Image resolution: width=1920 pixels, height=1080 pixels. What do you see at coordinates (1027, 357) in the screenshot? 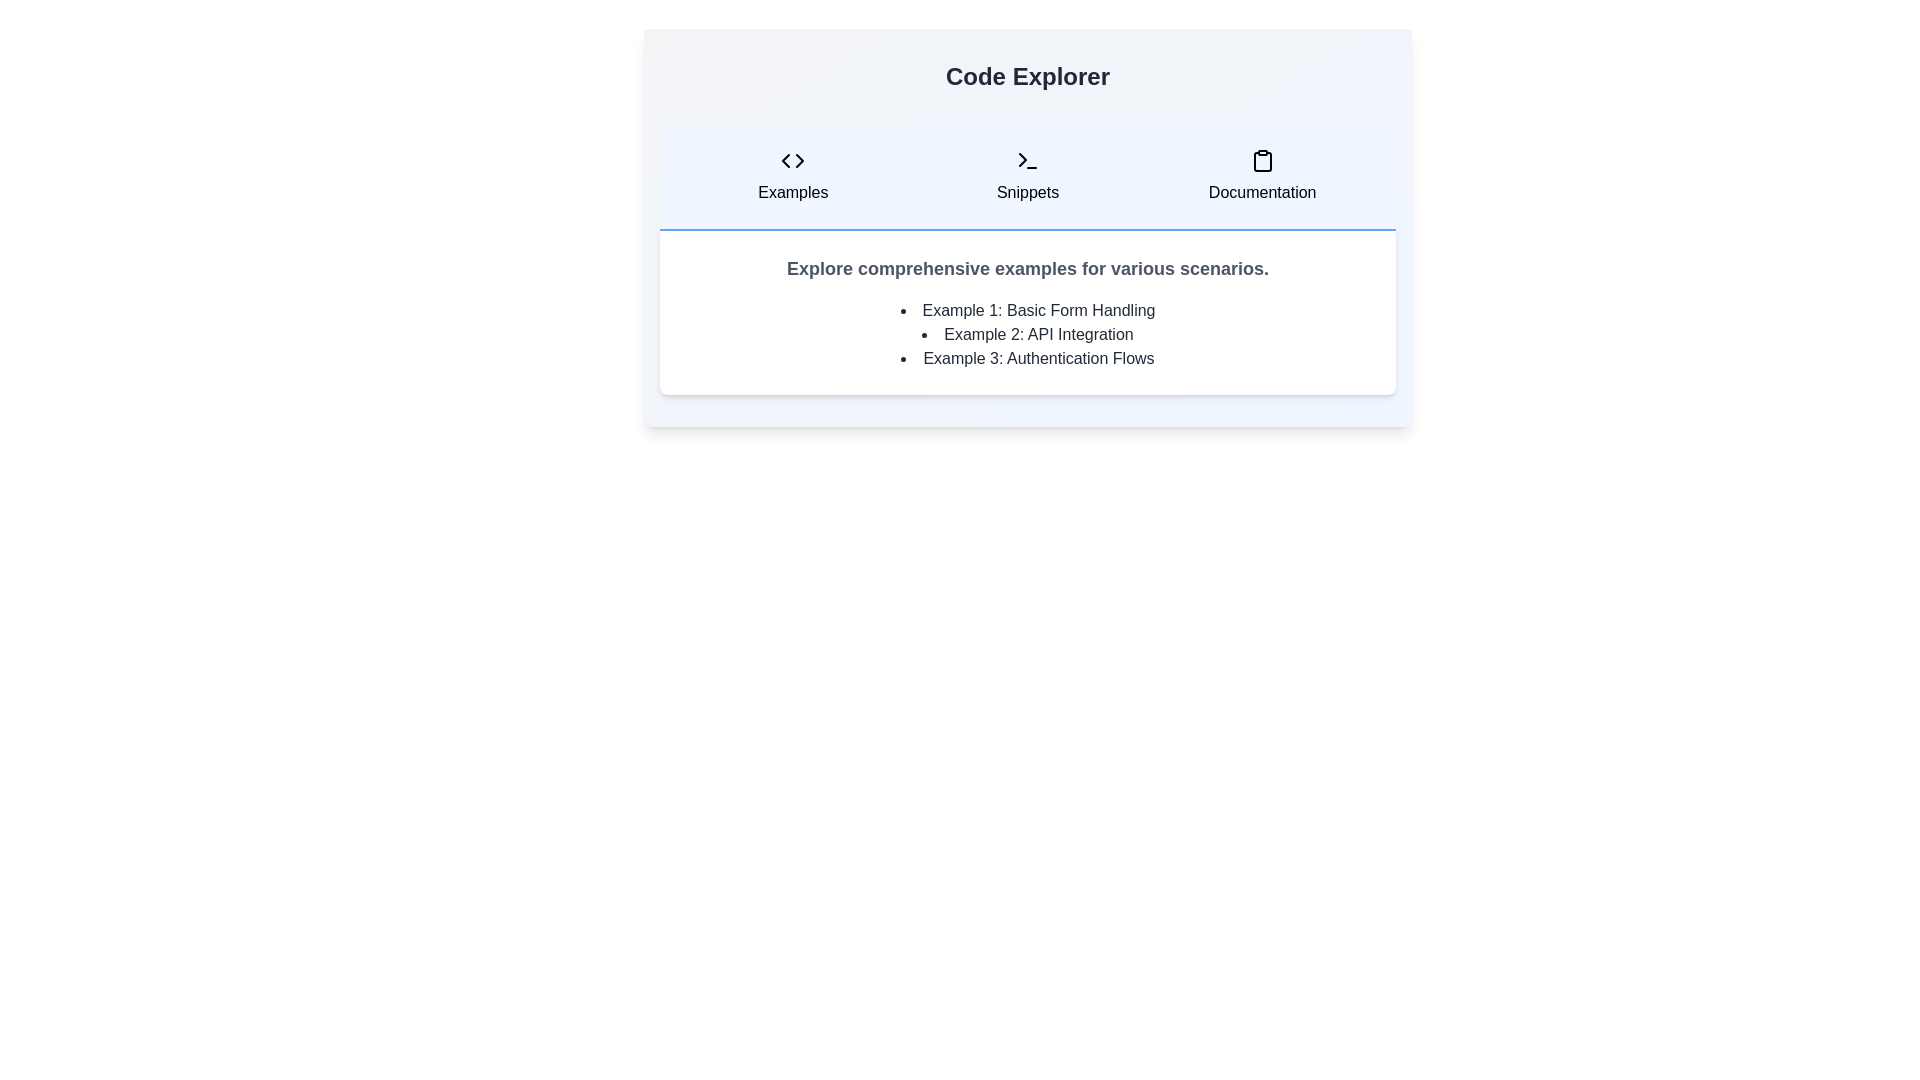
I see `the third list item titled 'Authentication Flows' under the heading 'Explore comprehensive examples for various scenarios' for accessibility purposes` at bounding box center [1027, 357].